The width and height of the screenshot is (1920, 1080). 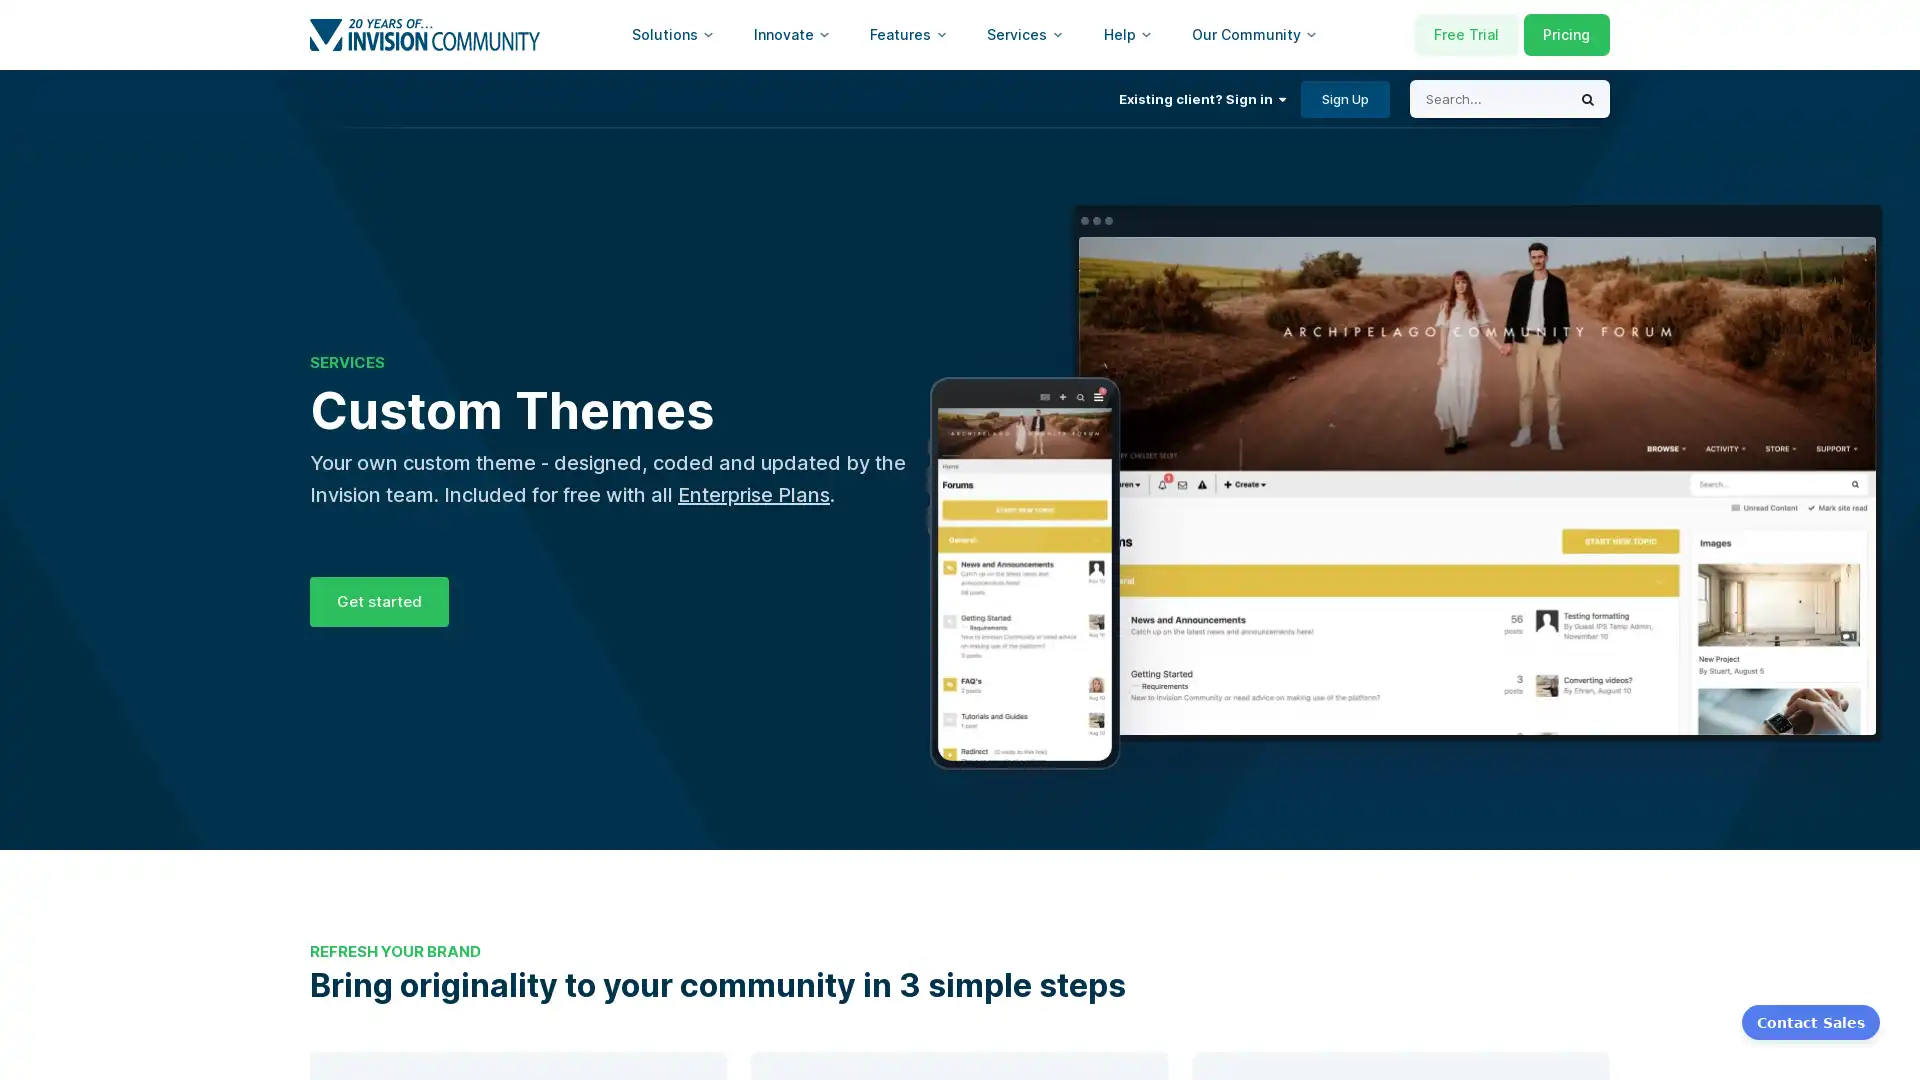 I want to click on Search, so click(x=1587, y=99).